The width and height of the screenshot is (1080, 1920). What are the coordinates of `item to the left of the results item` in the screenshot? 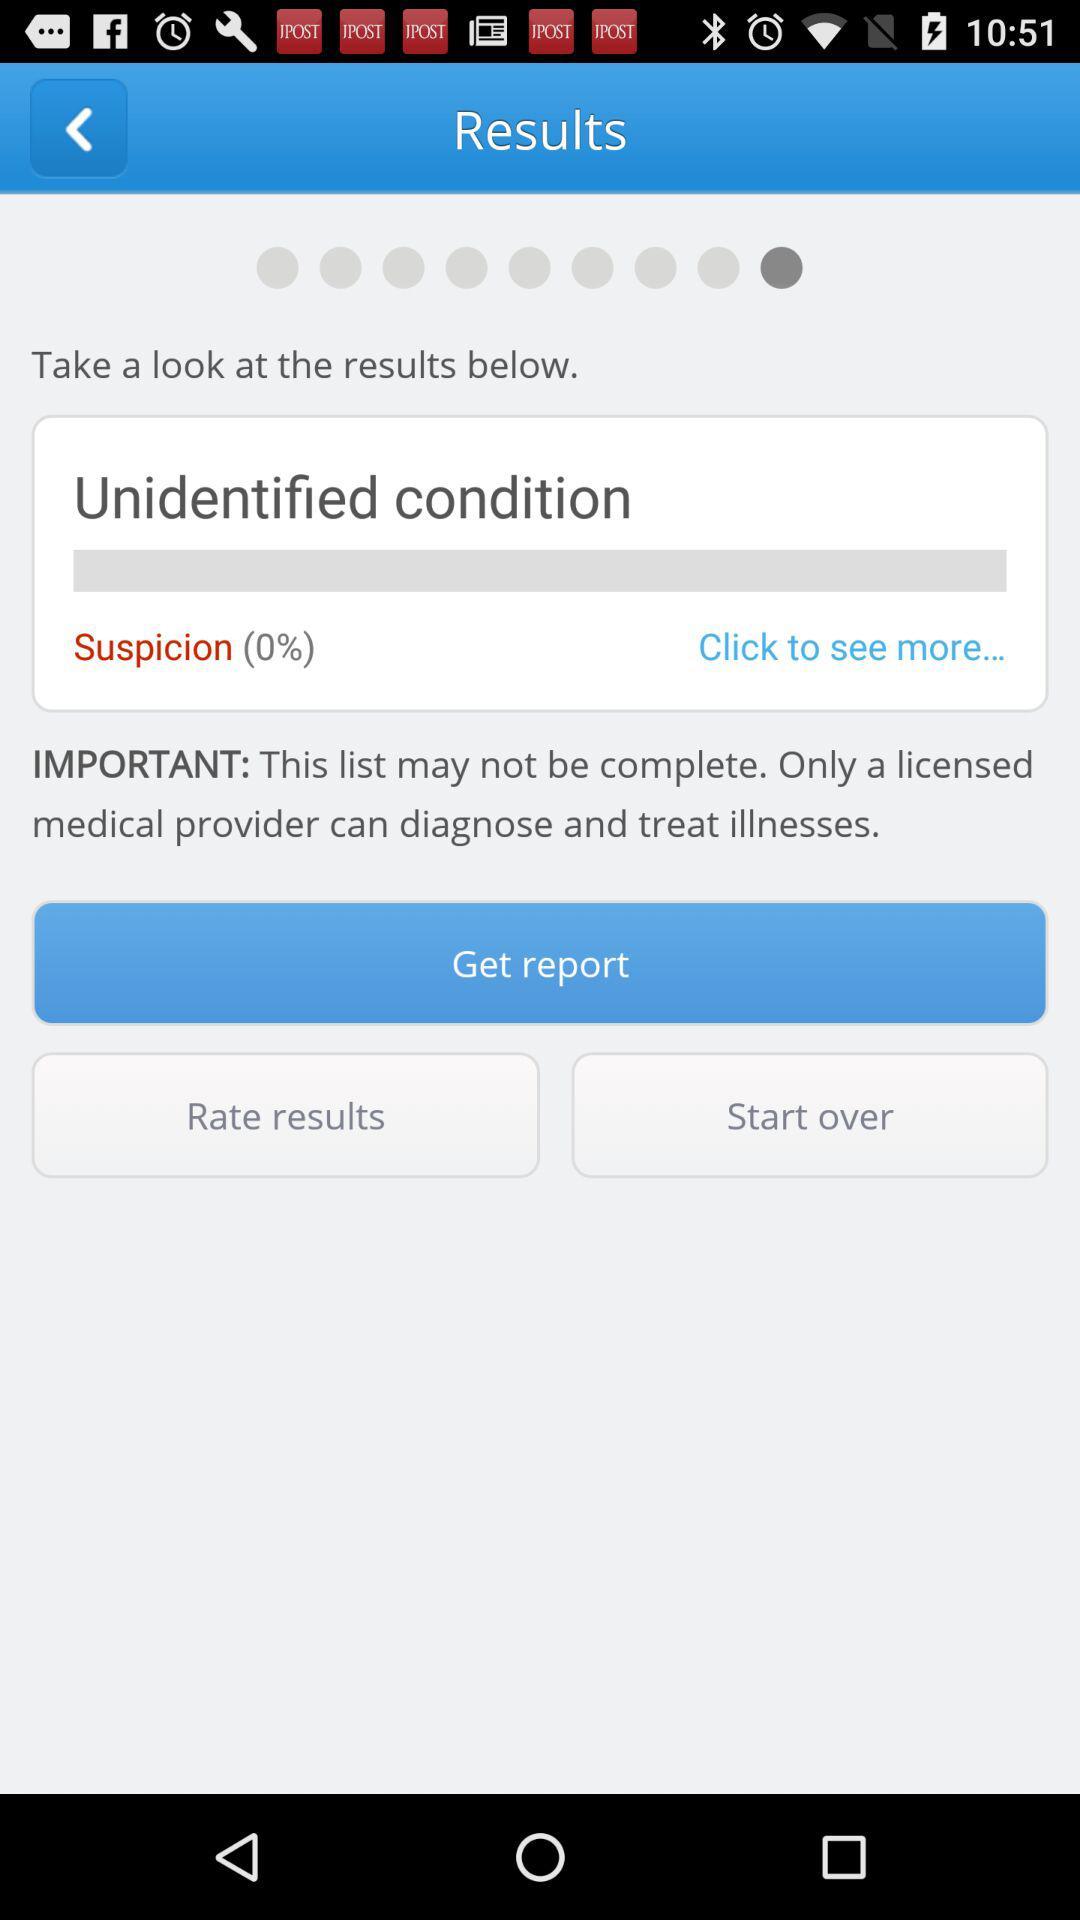 It's located at (77, 127).